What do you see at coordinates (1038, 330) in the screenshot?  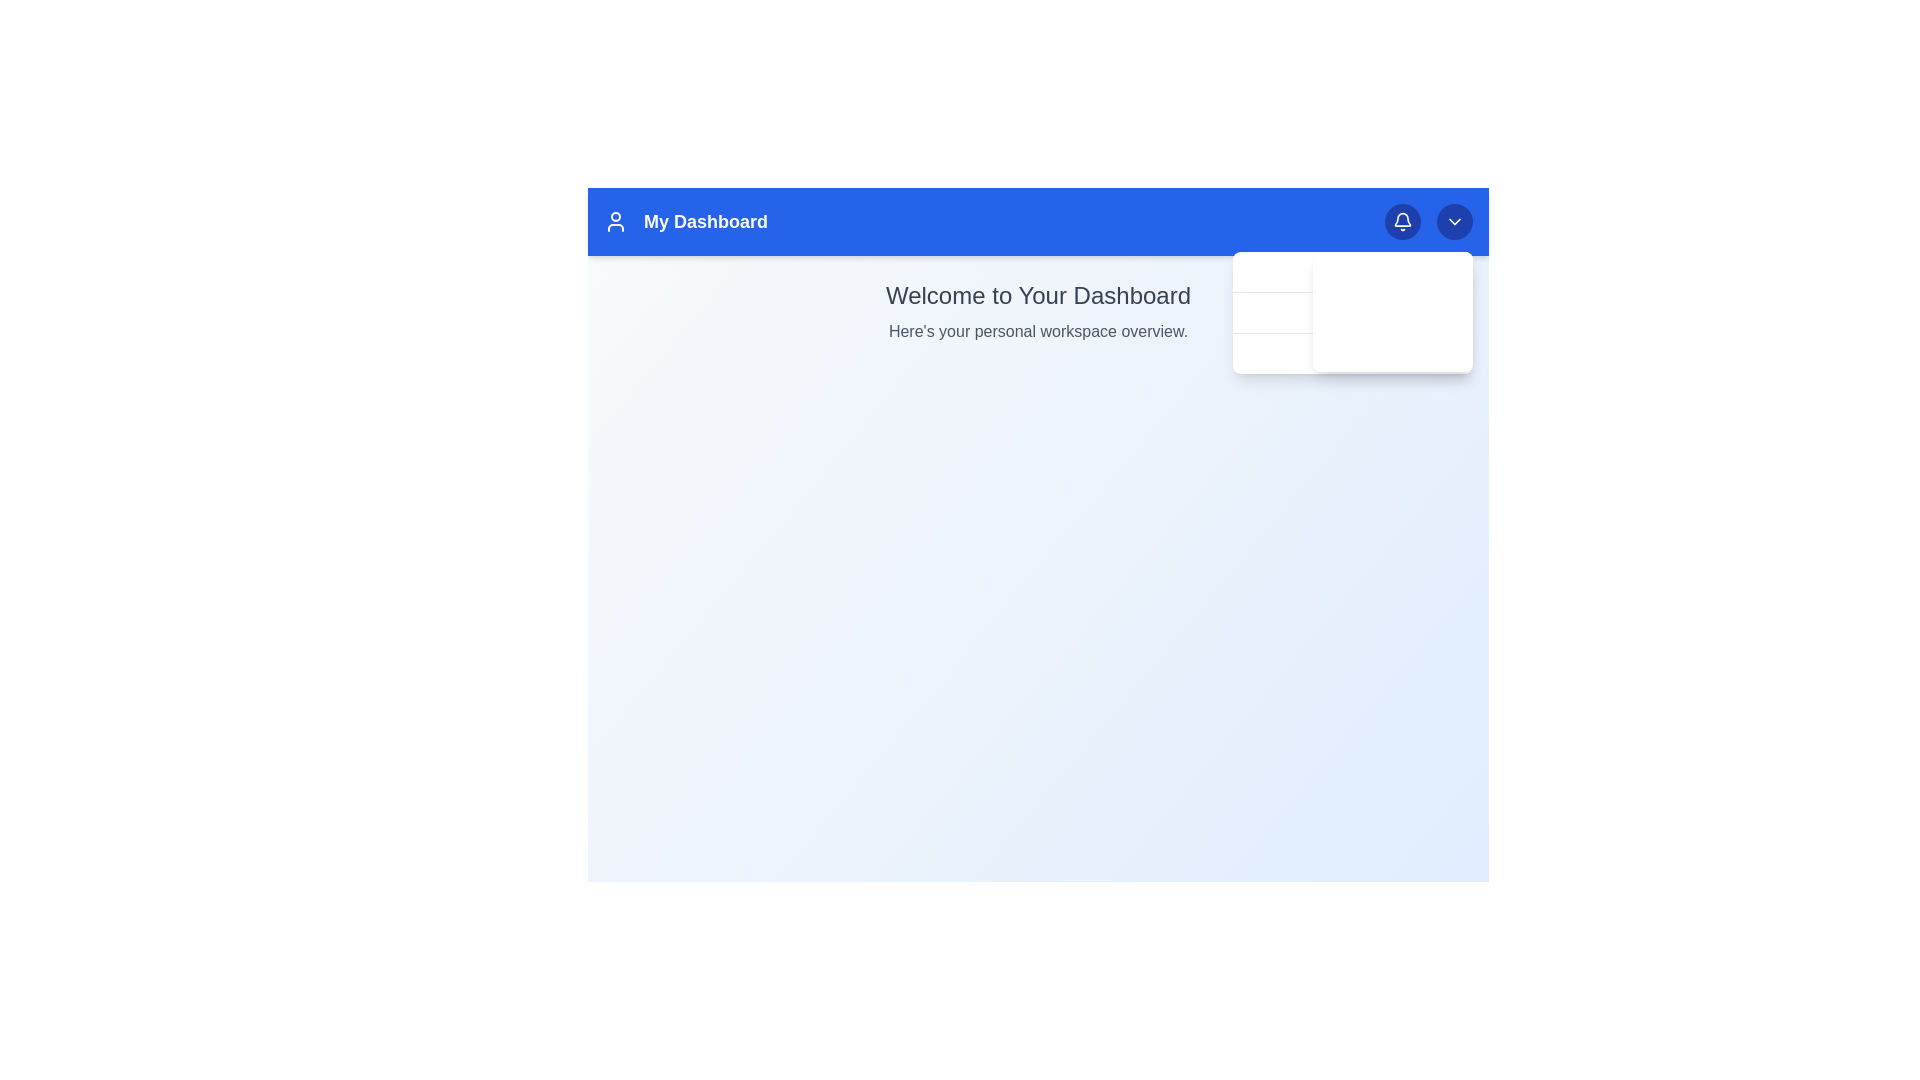 I see `the introductory text located below the 'Welcome to Your Dashboard' heading` at bounding box center [1038, 330].